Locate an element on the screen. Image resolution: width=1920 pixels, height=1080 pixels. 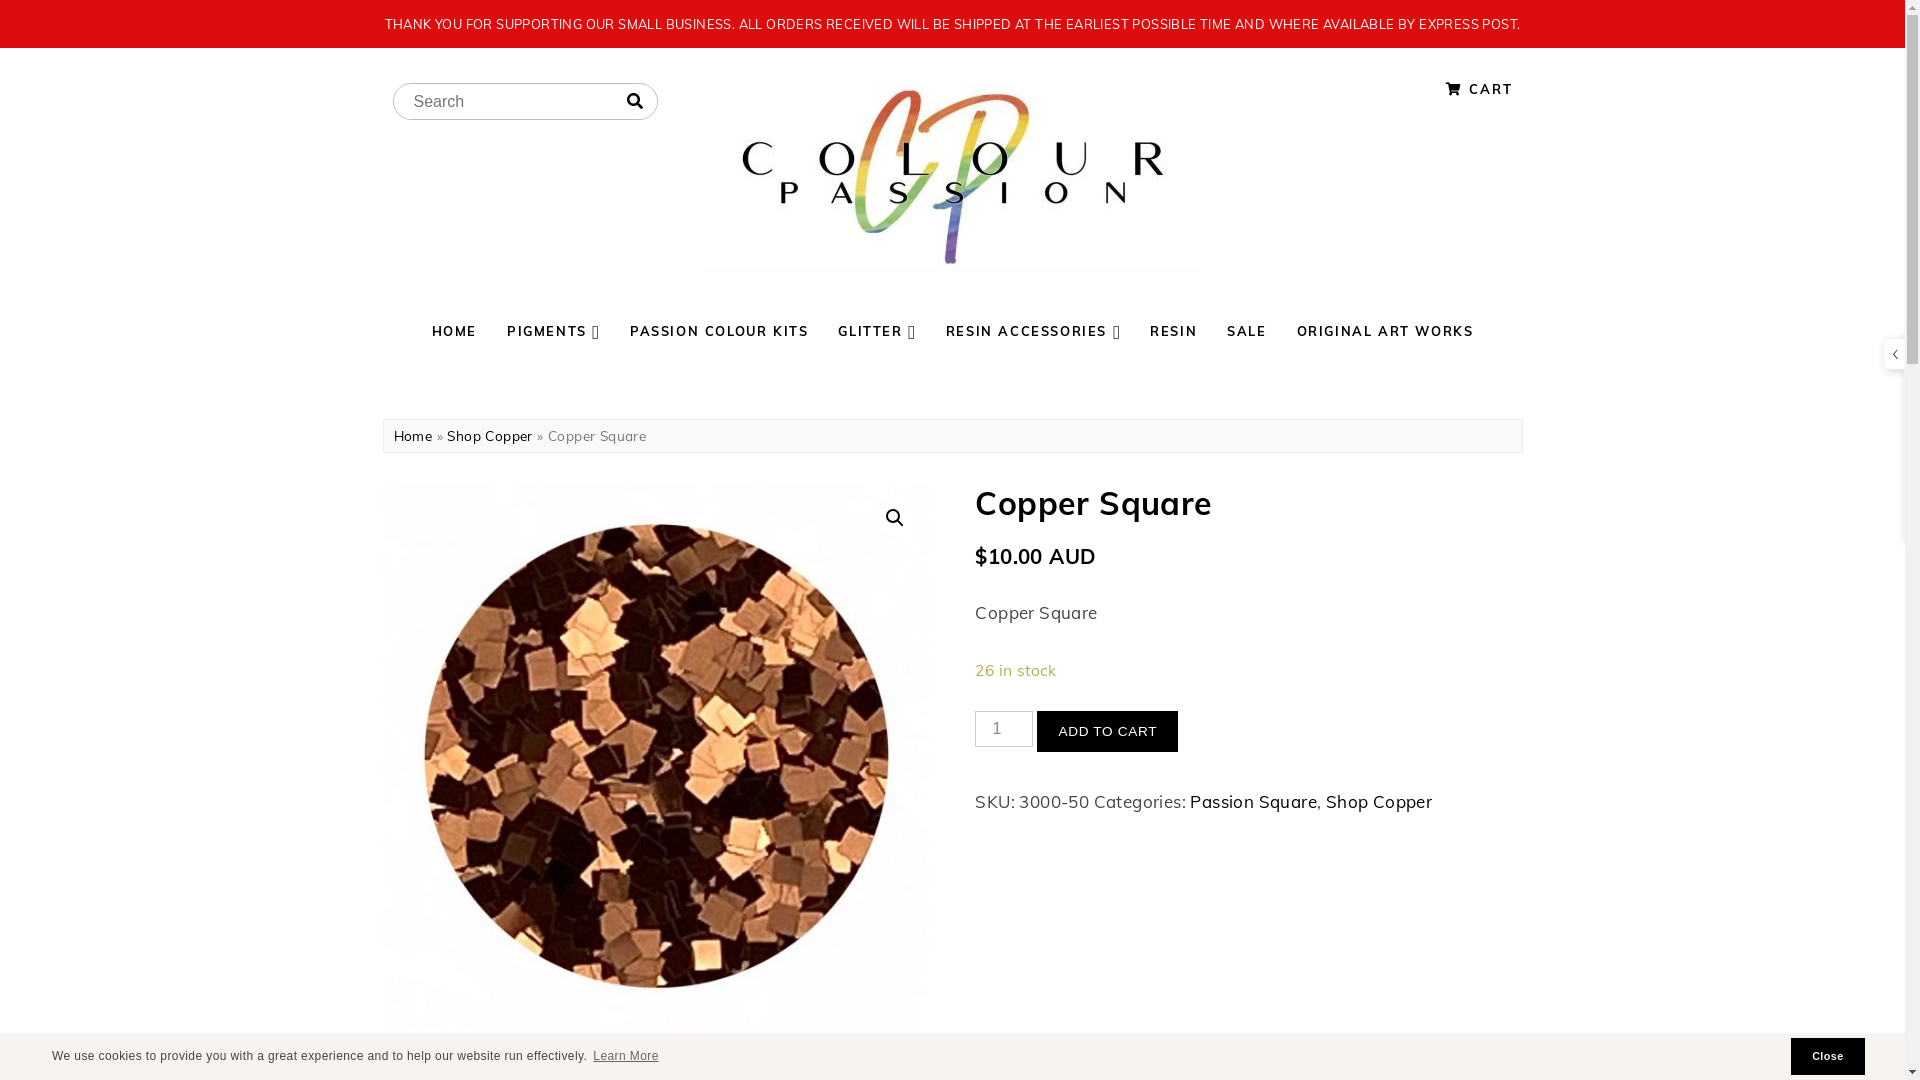
'PIGMENTS' is located at coordinates (553, 330).